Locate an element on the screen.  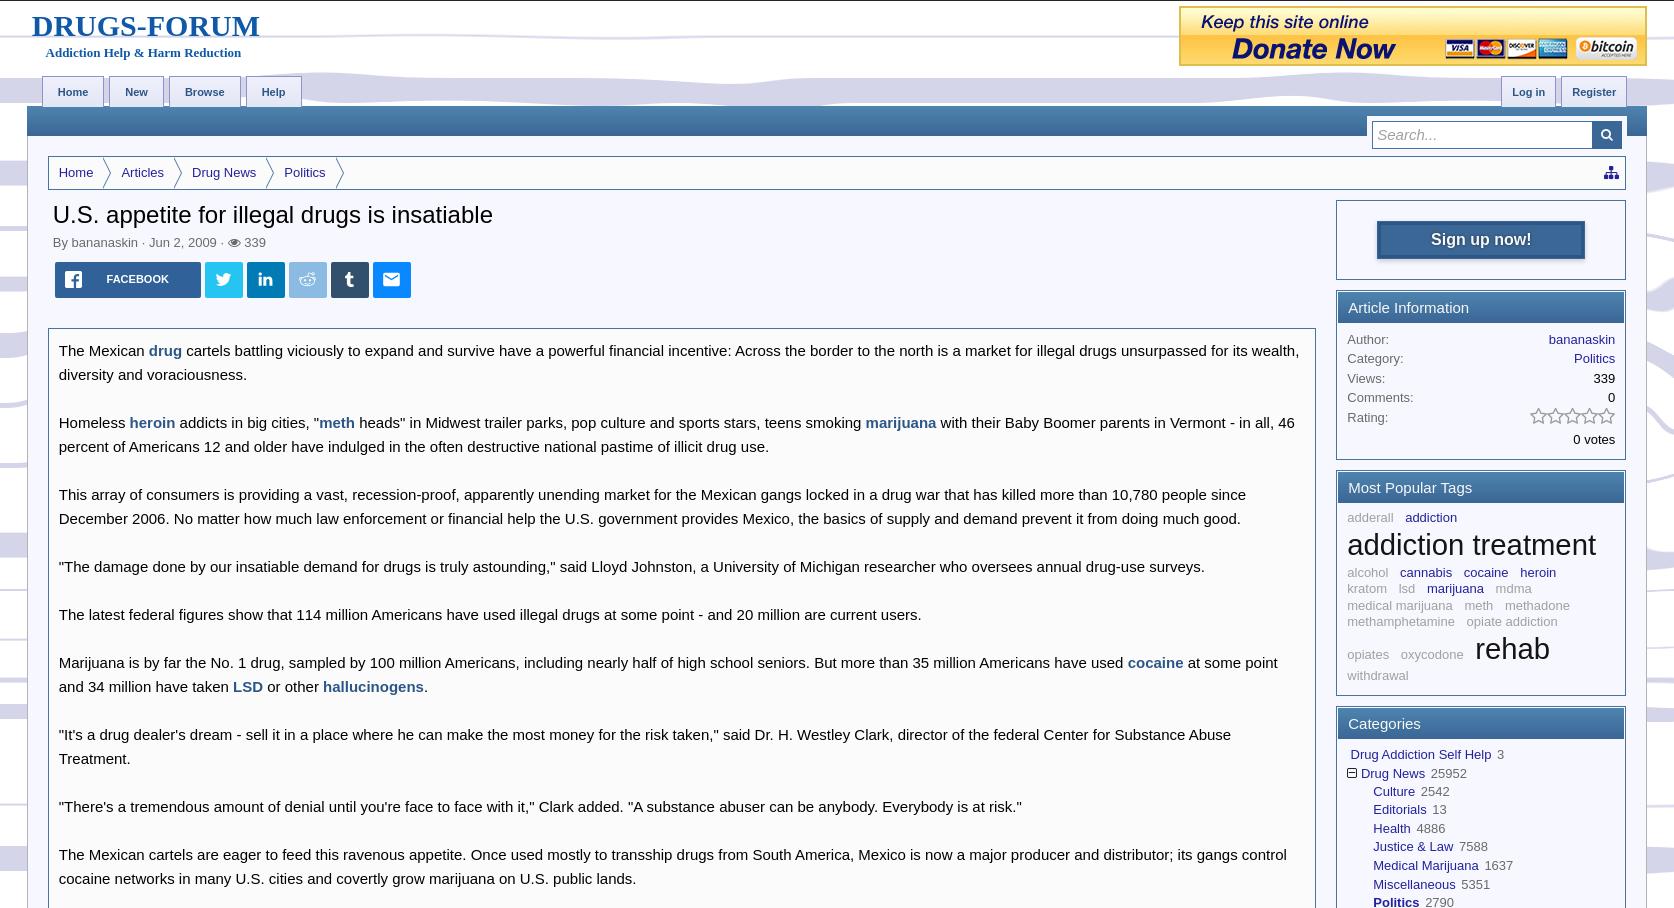
'drug' is located at coordinates (164, 349).